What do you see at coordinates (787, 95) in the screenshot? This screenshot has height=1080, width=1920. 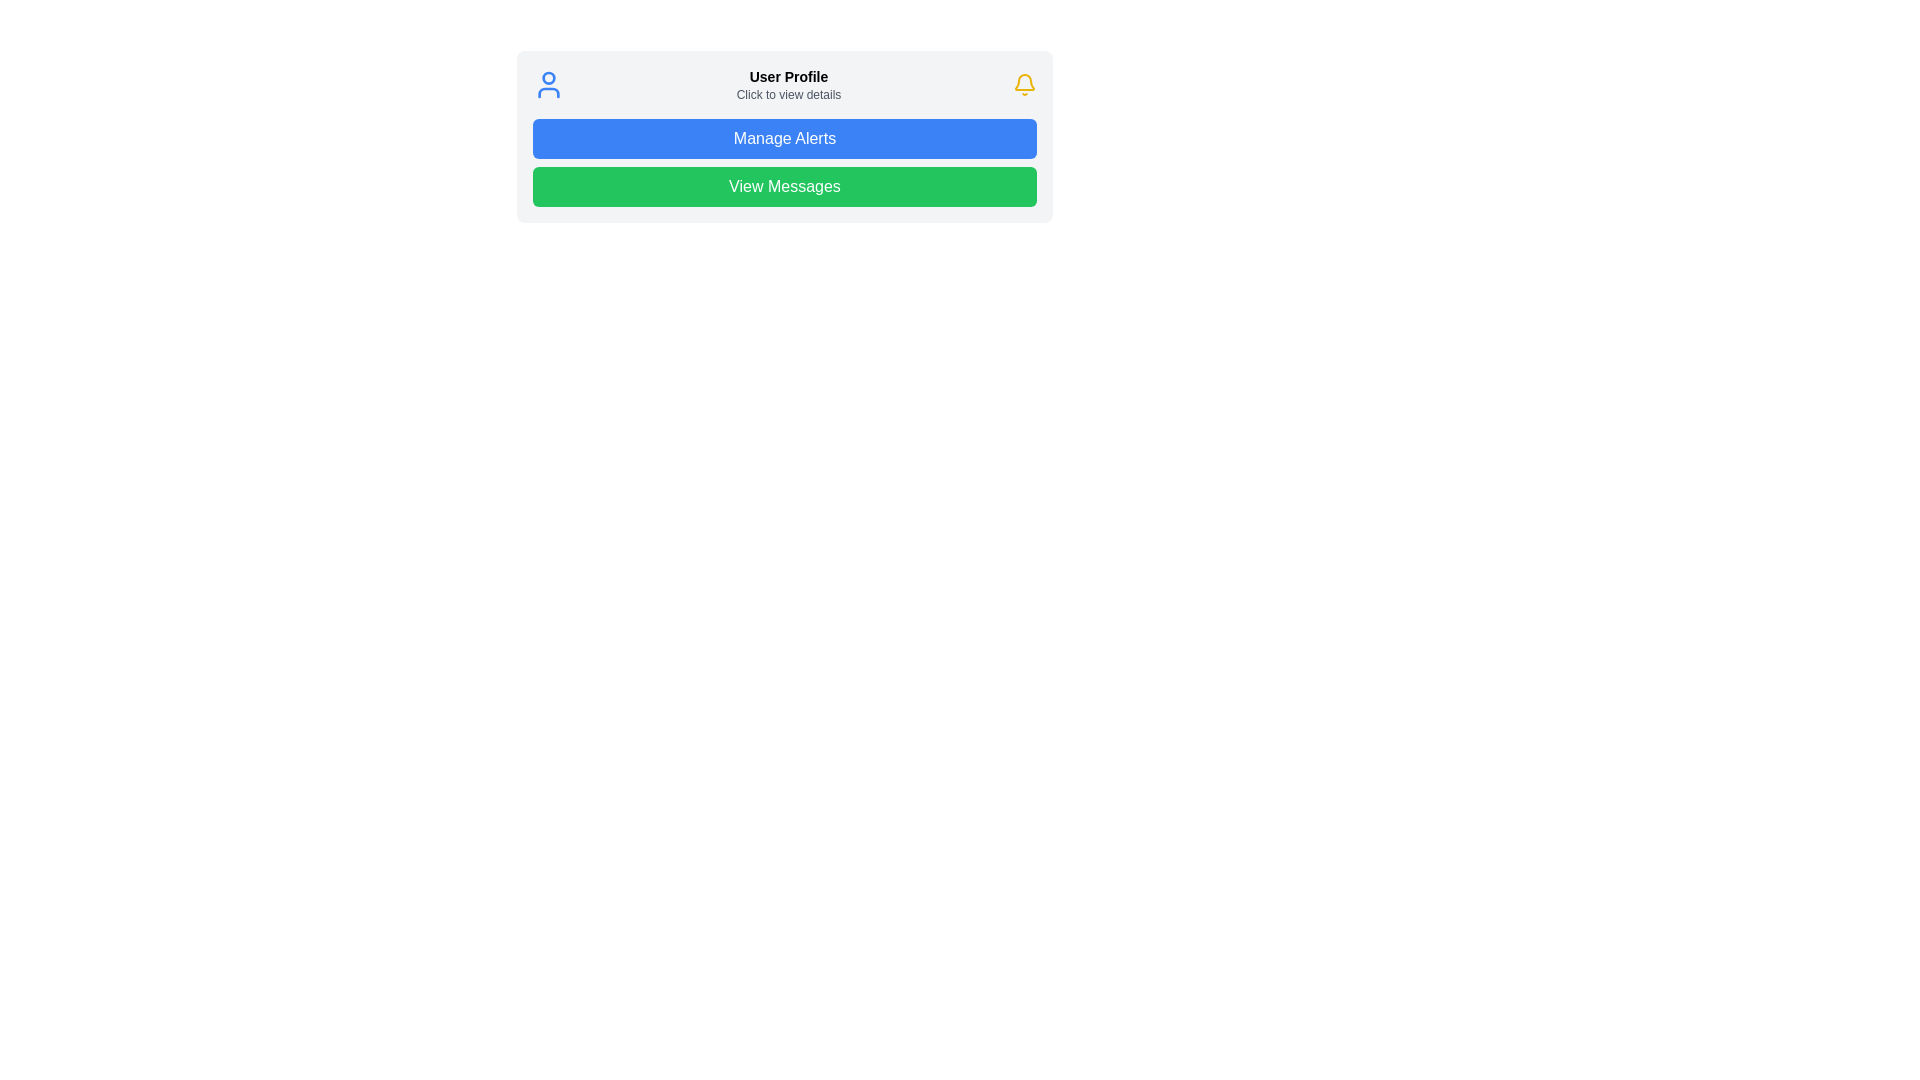 I see `the supplementary information Text label located below the 'User Profile' title and above the buttons 'Manage Alerts' and 'View Messages'` at bounding box center [787, 95].